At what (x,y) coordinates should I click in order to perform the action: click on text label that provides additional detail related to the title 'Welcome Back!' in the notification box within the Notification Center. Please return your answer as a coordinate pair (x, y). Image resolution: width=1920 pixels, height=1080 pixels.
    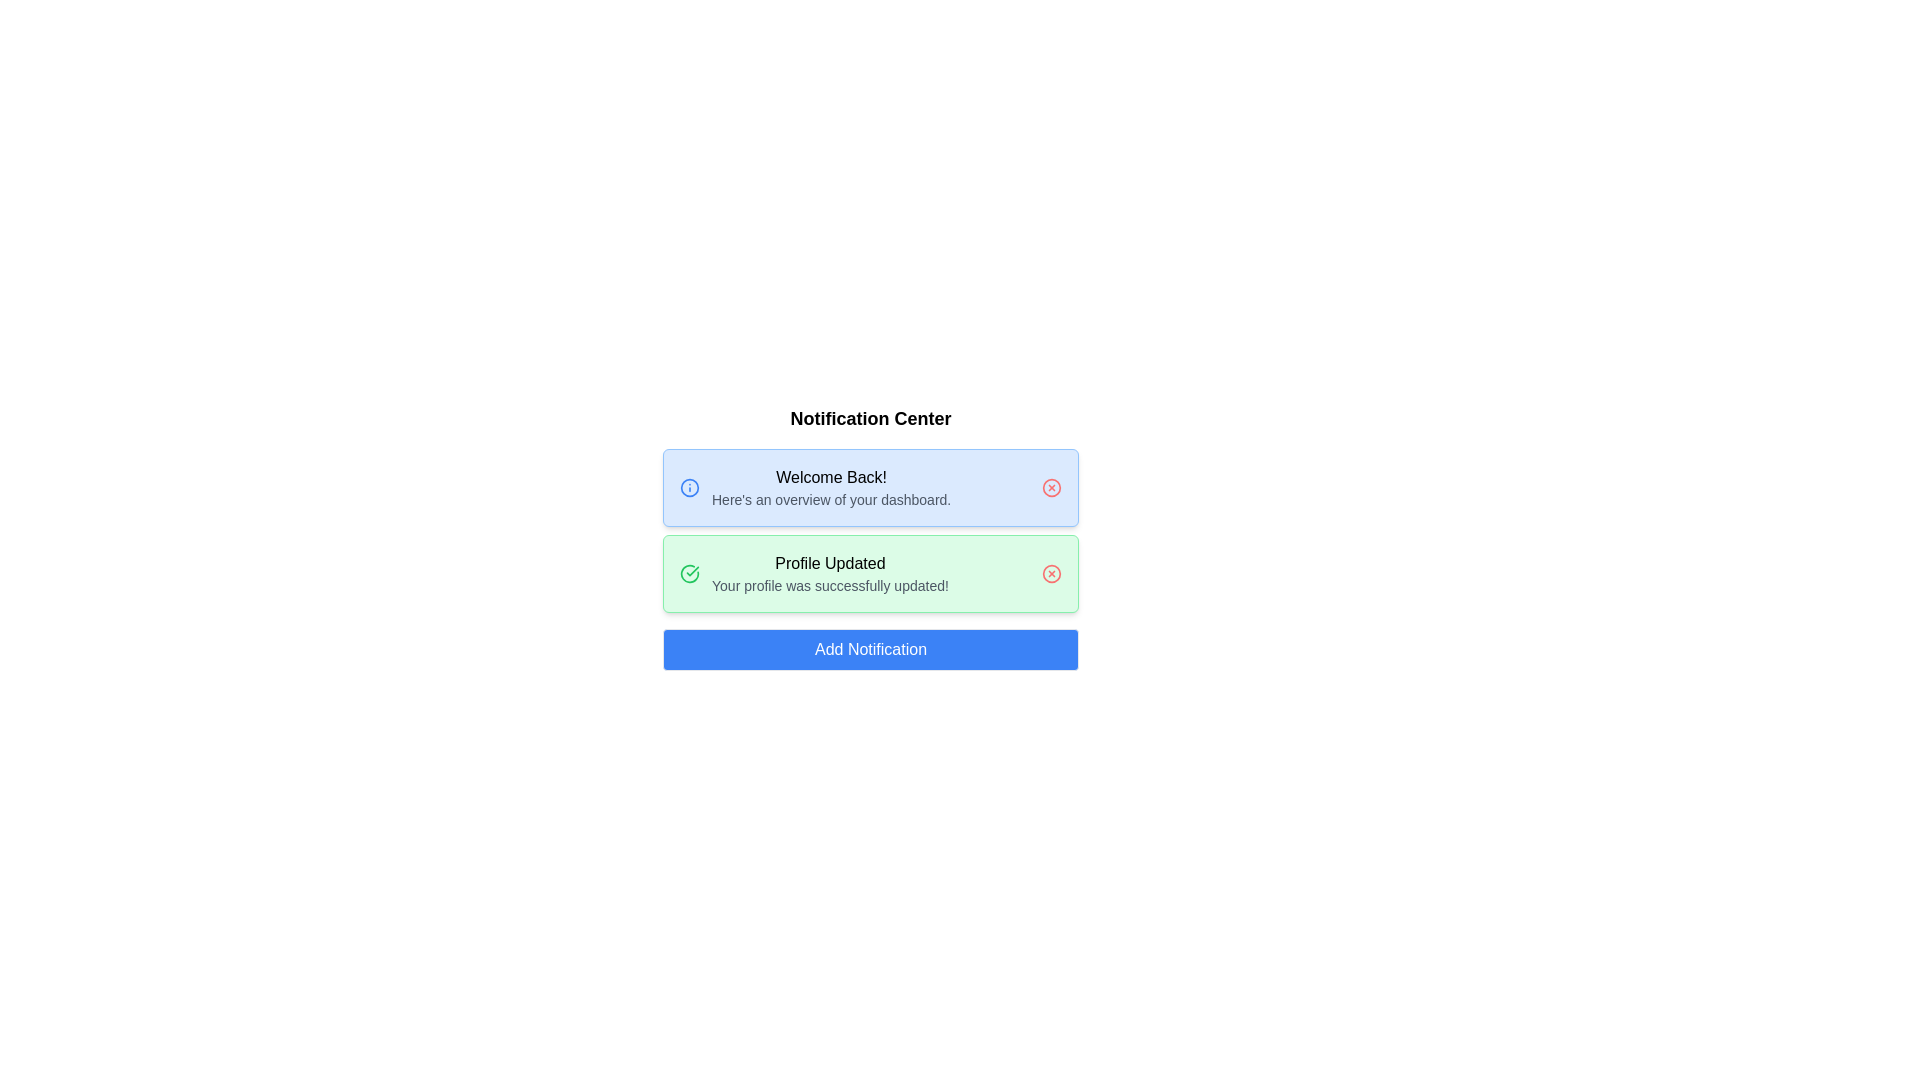
    Looking at the image, I should click on (831, 499).